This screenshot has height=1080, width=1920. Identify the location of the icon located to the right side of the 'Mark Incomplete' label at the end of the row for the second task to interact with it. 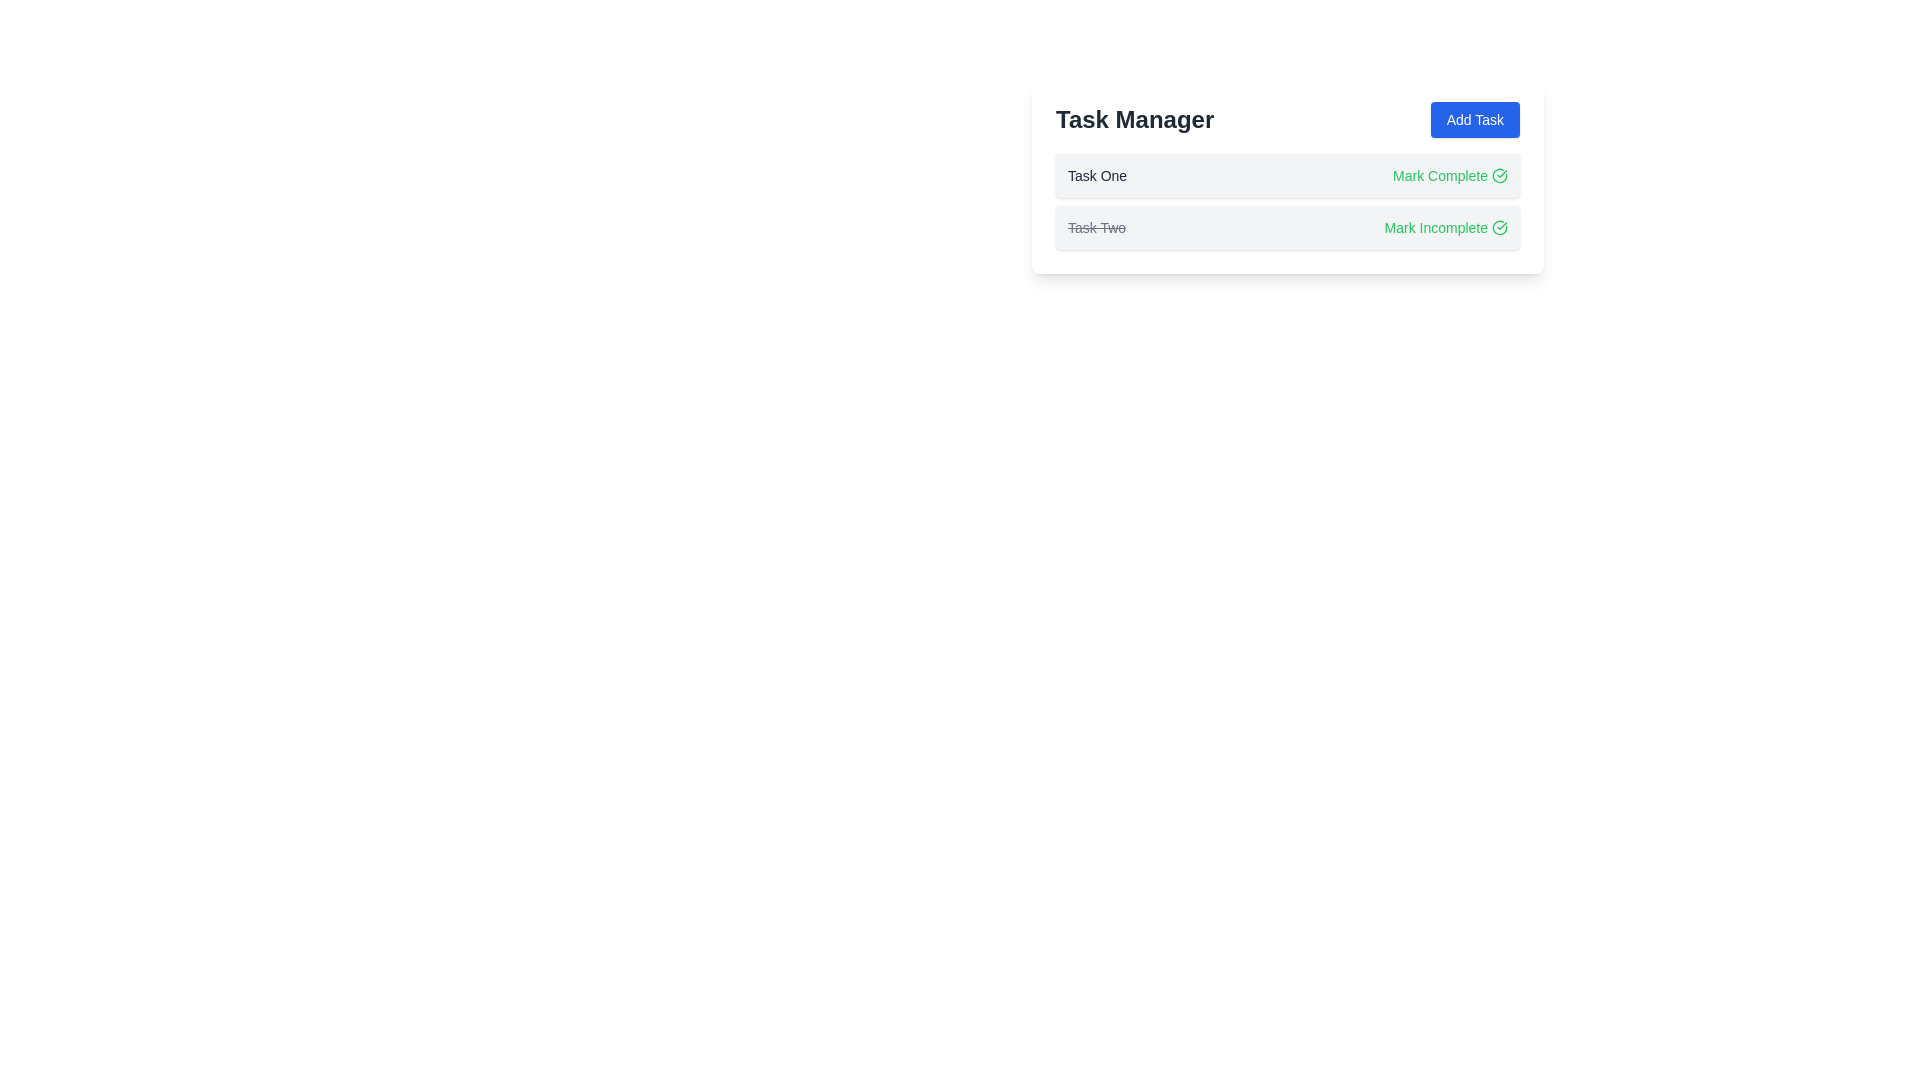
(1499, 226).